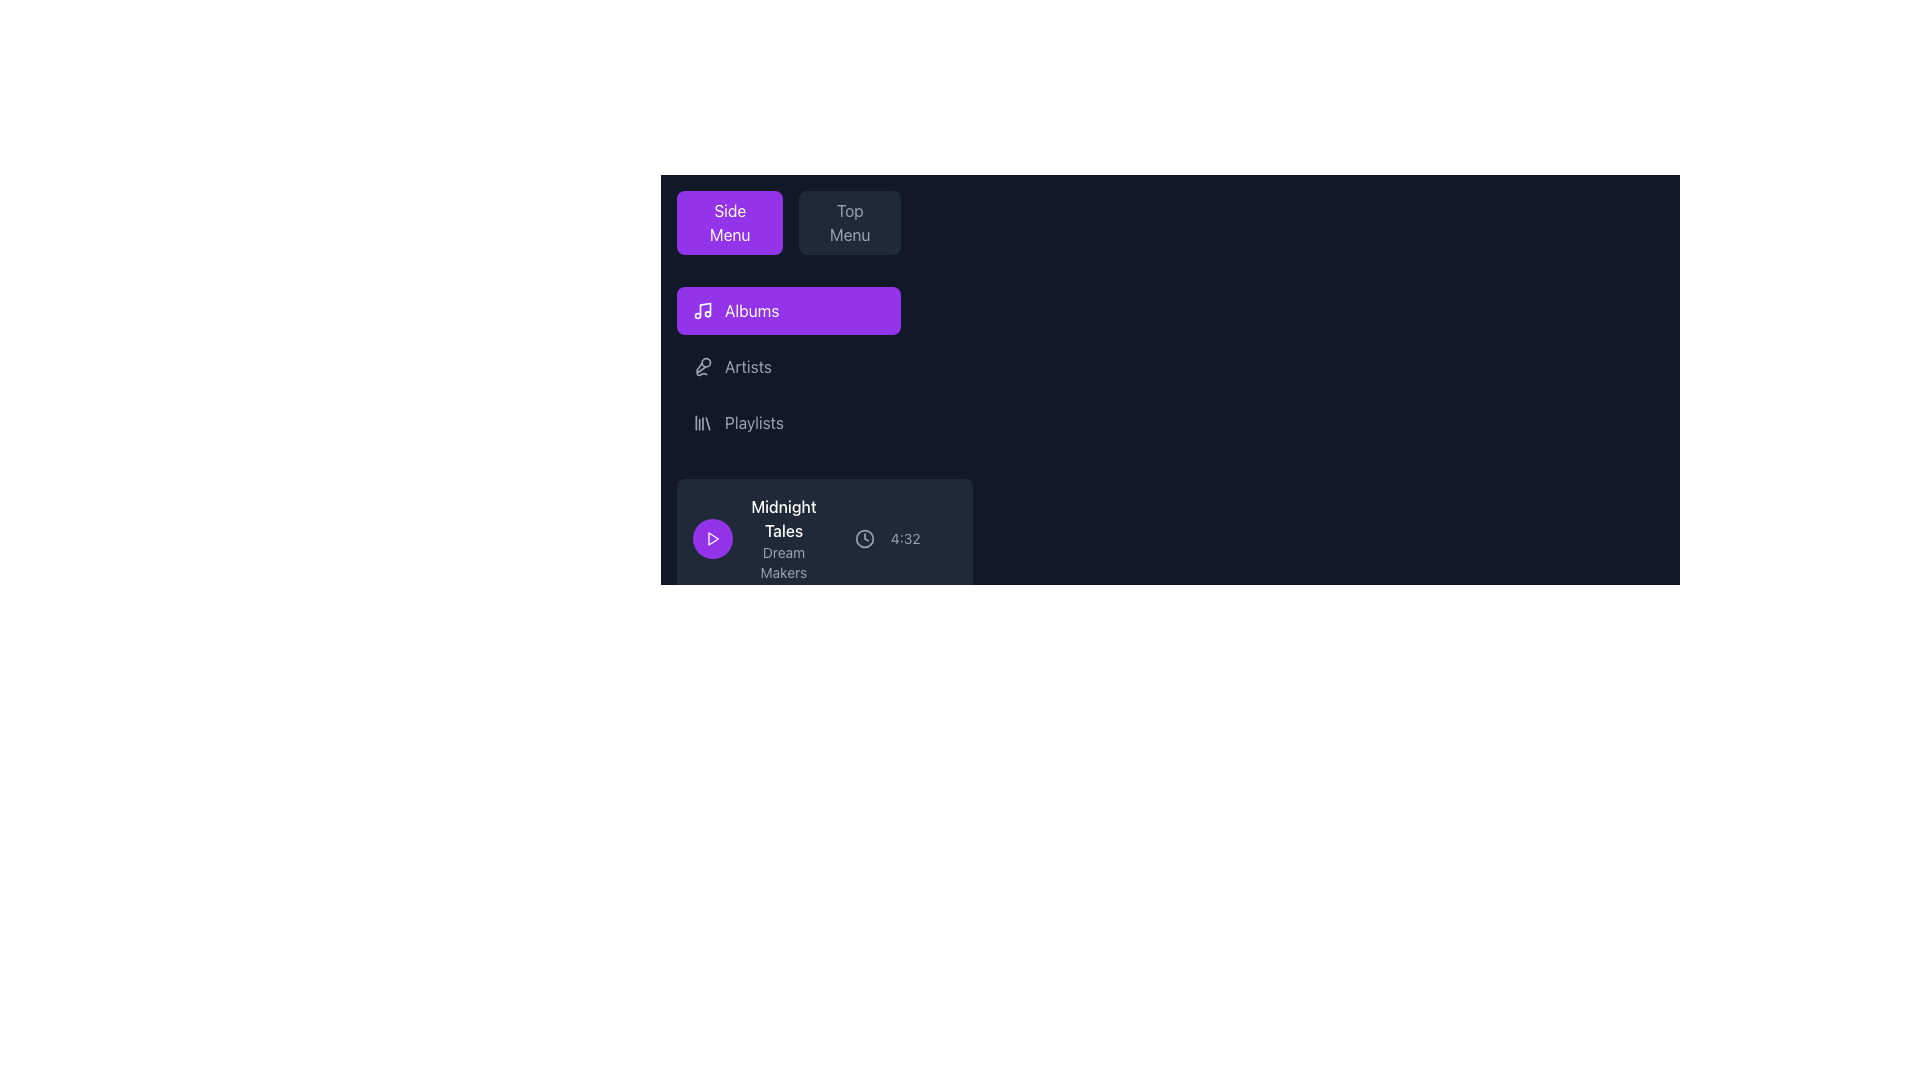 The image size is (1920, 1080). What do you see at coordinates (753, 422) in the screenshot?
I see `the 'Playlists' text label in the navigation menu` at bounding box center [753, 422].